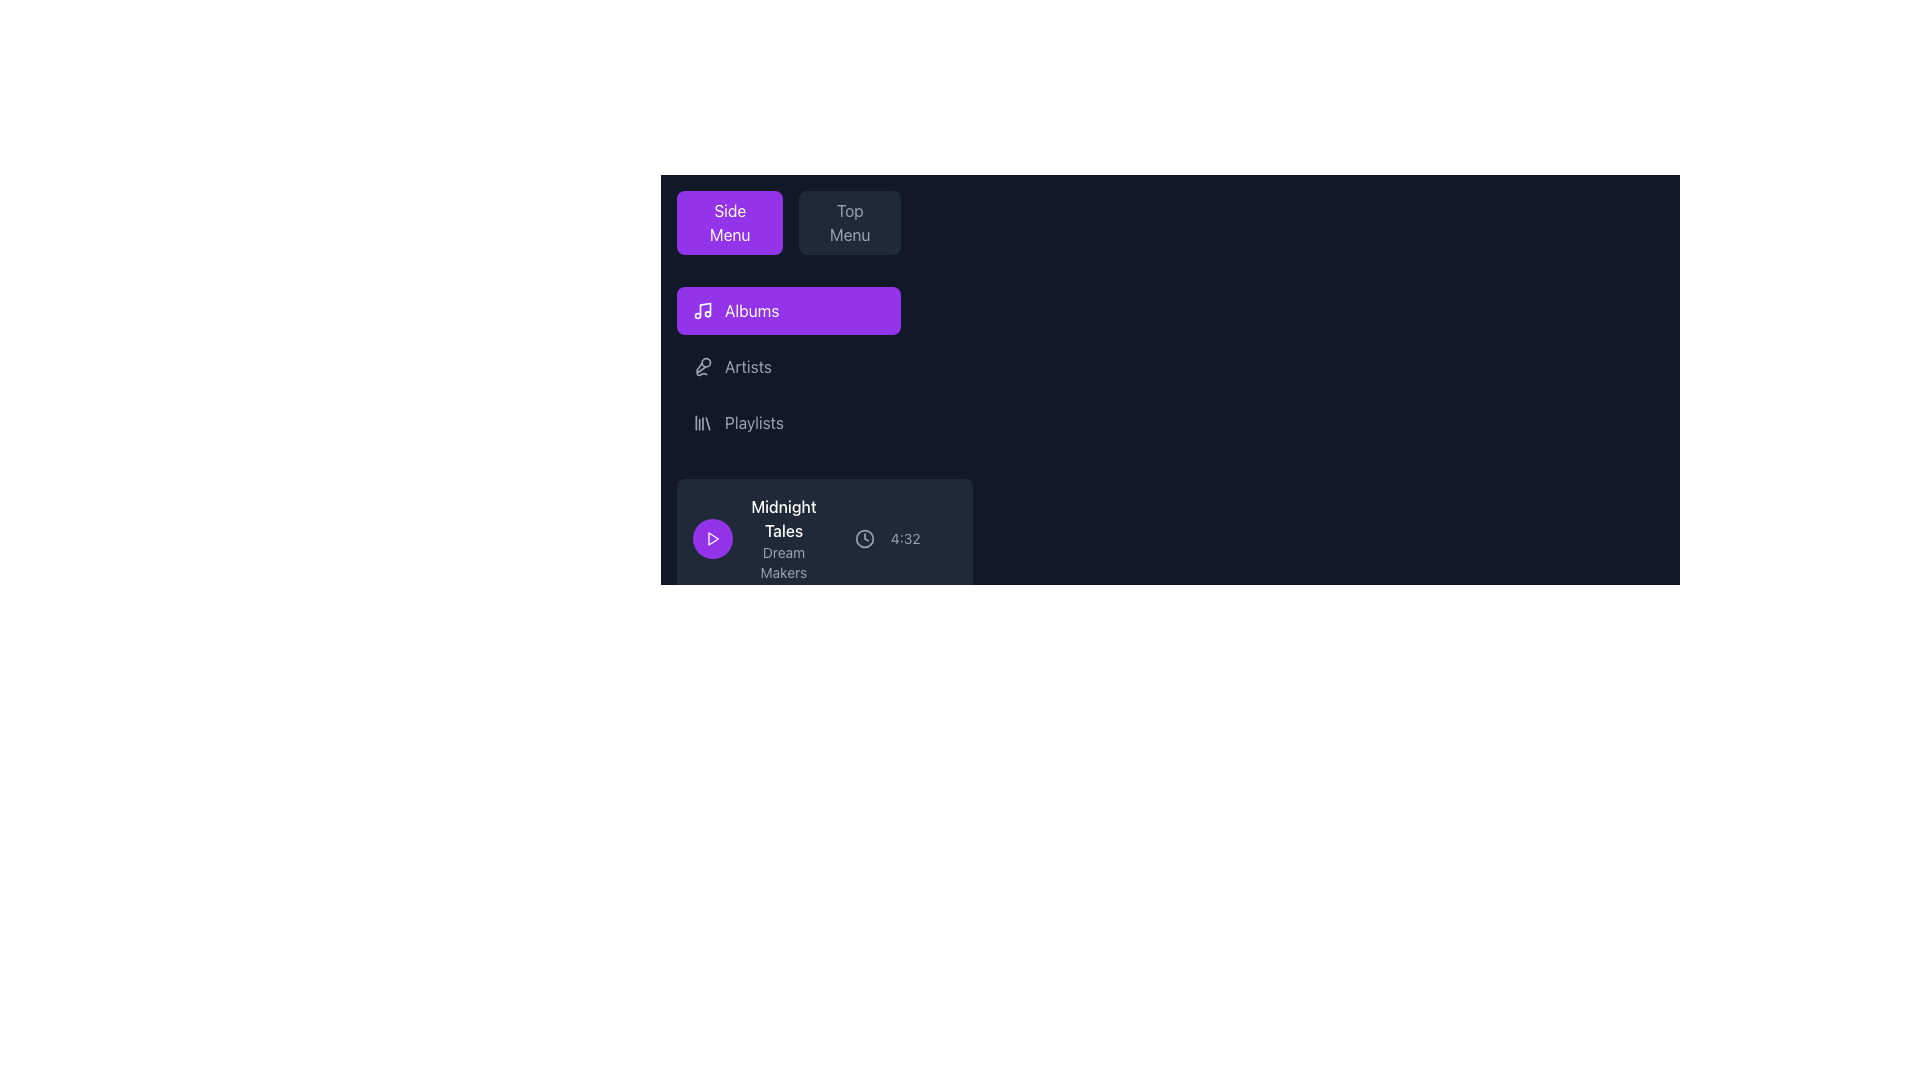 The image size is (1920, 1080). What do you see at coordinates (753, 422) in the screenshot?
I see `the 'Playlists' text label in the navigation menu` at bounding box center [753, 422].